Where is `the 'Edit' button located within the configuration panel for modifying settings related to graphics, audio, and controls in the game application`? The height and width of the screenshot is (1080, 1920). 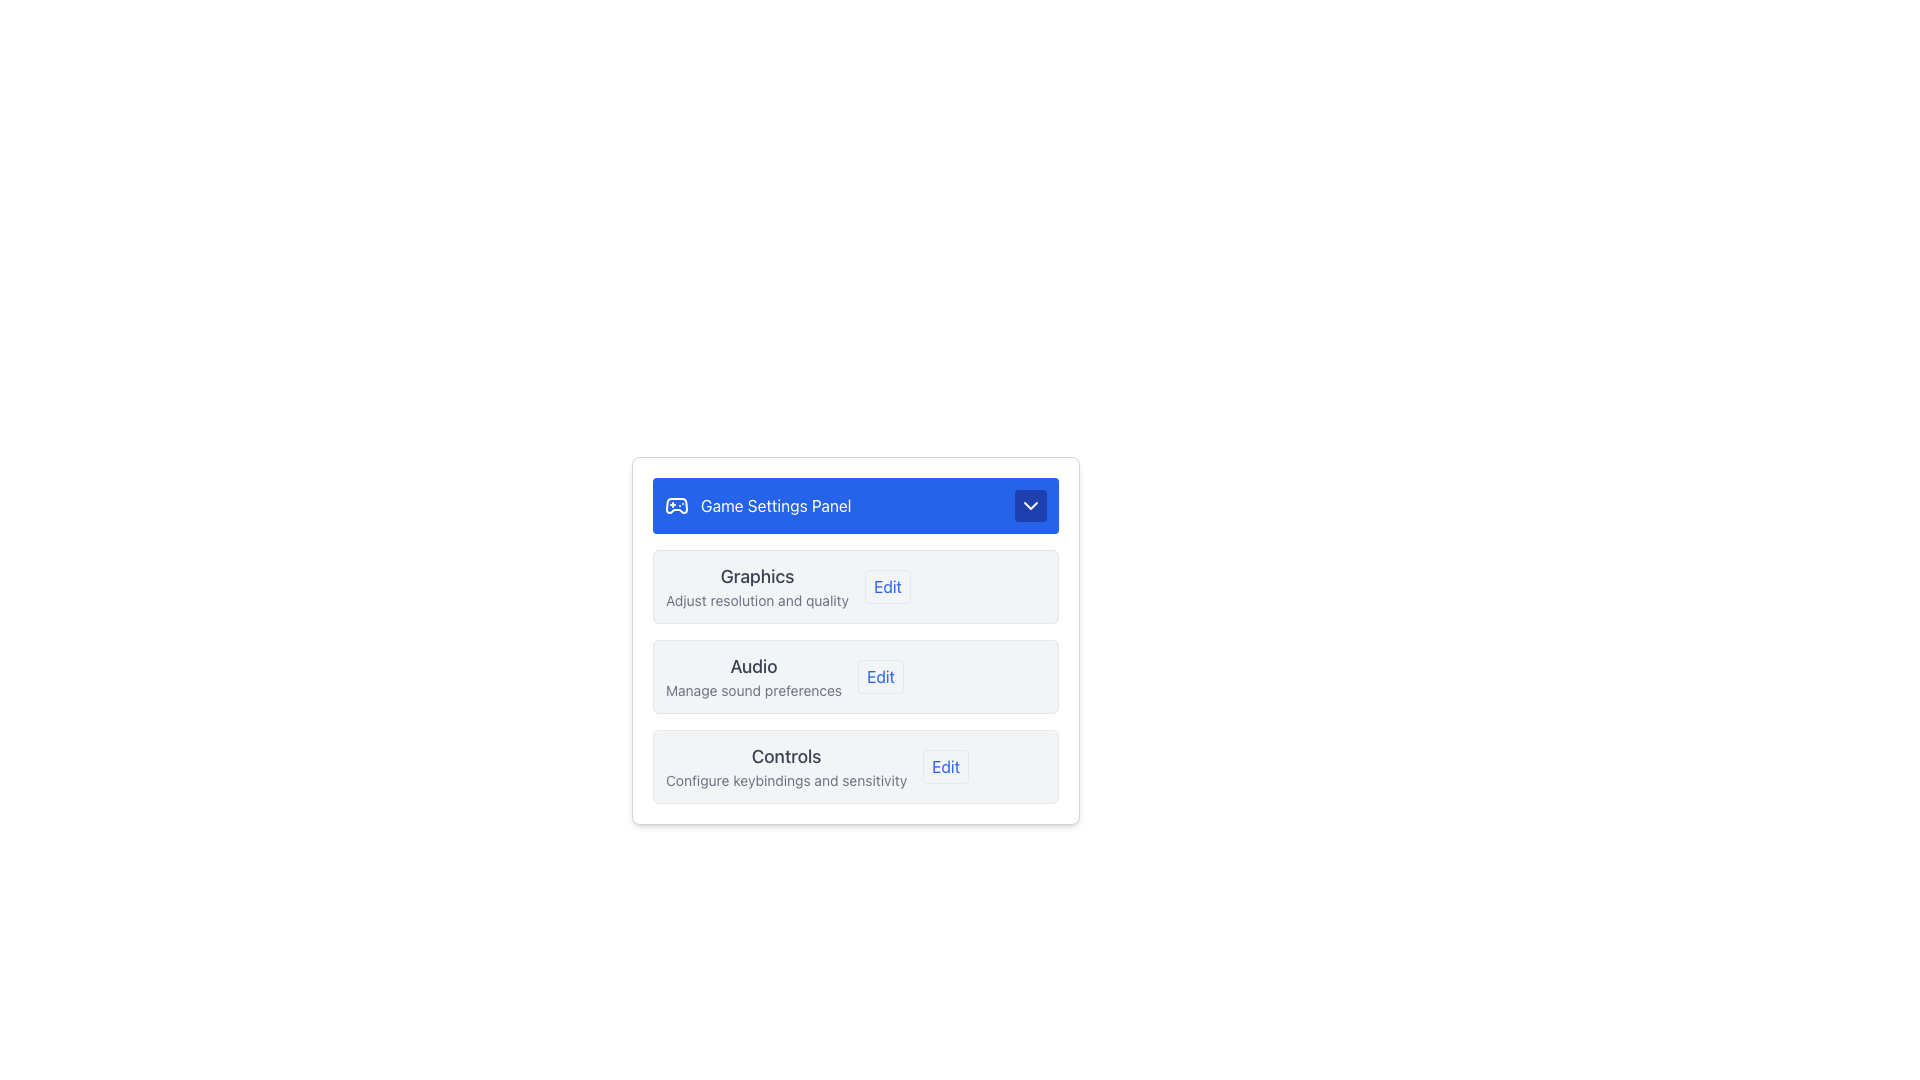 the 'Edit' button located within the configuration panel for modifying settings related to graphics, audio, and controls in the game application is located at coordinates (855, 640).